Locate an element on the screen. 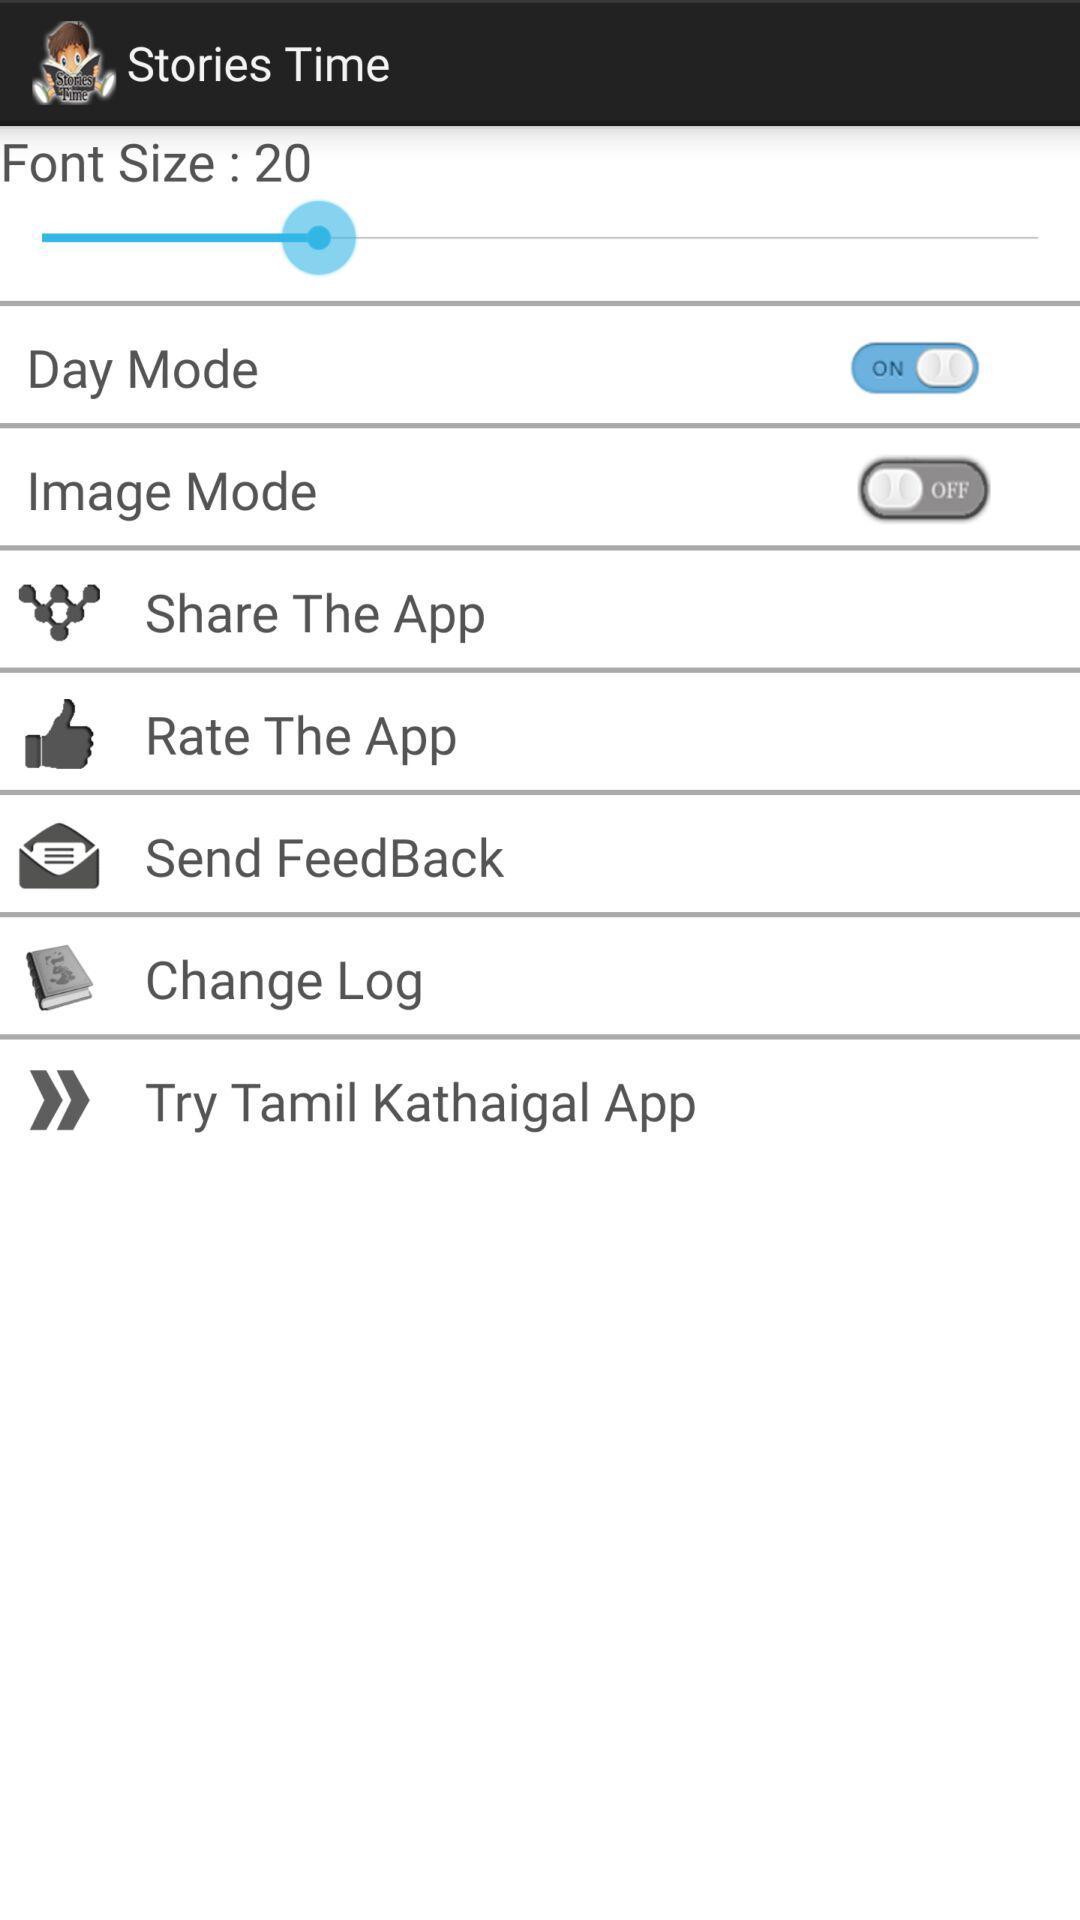  the send feedback is located at coordinates (311, 856).